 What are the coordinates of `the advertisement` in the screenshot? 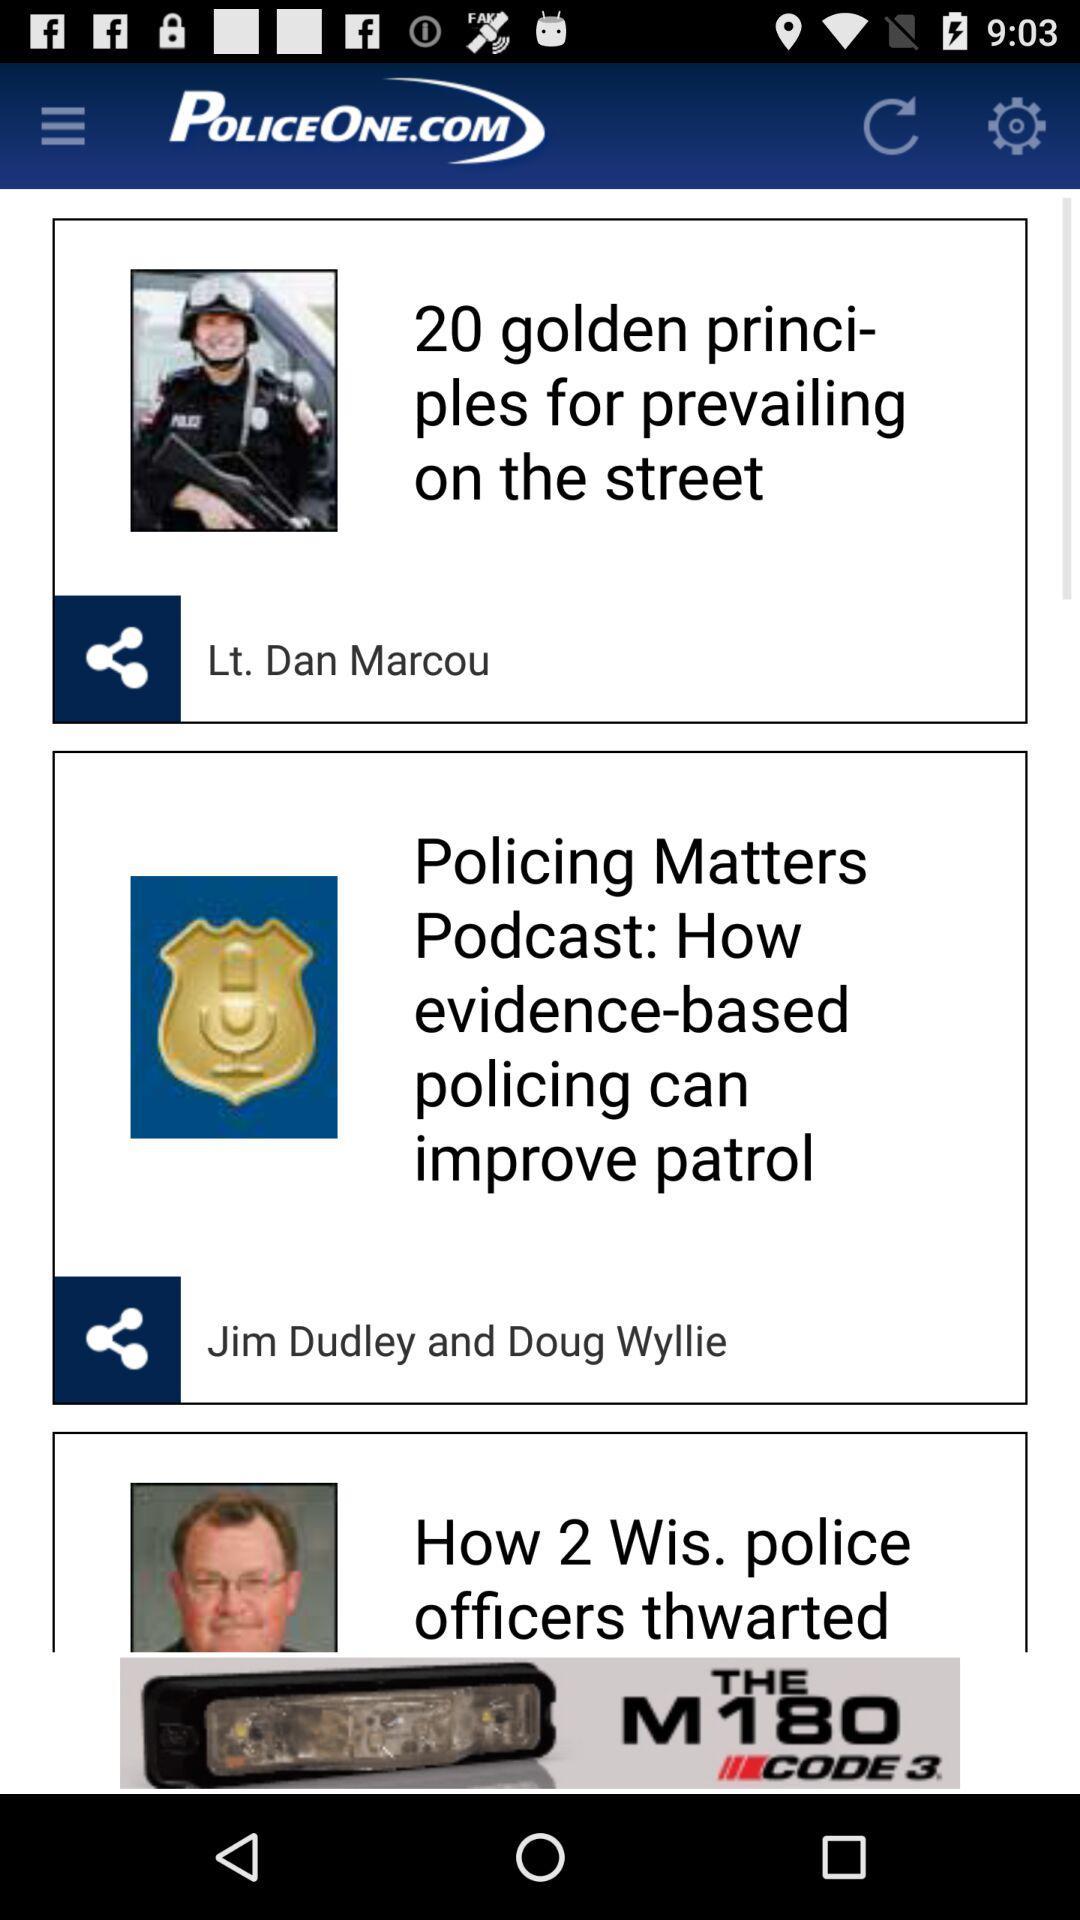 It's located at (540, 1722).